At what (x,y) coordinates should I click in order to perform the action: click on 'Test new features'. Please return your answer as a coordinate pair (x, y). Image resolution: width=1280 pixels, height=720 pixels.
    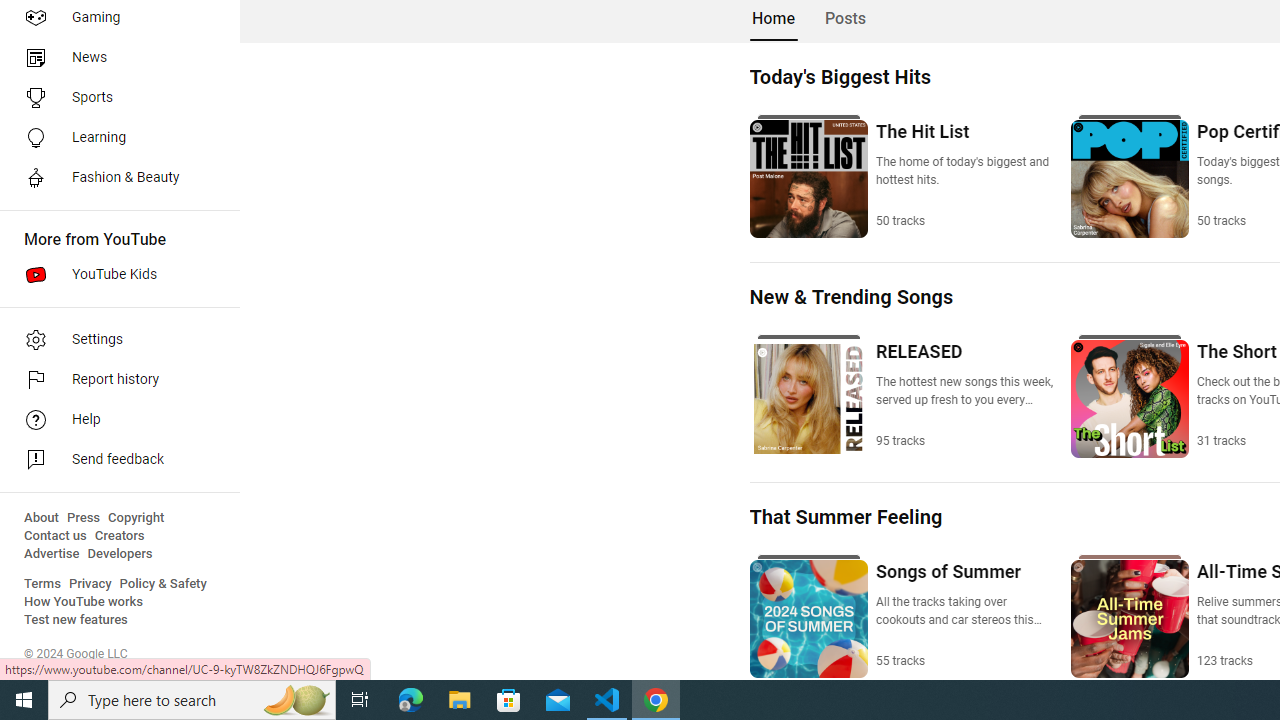
    Looking at the image, I should click on (76, 619).